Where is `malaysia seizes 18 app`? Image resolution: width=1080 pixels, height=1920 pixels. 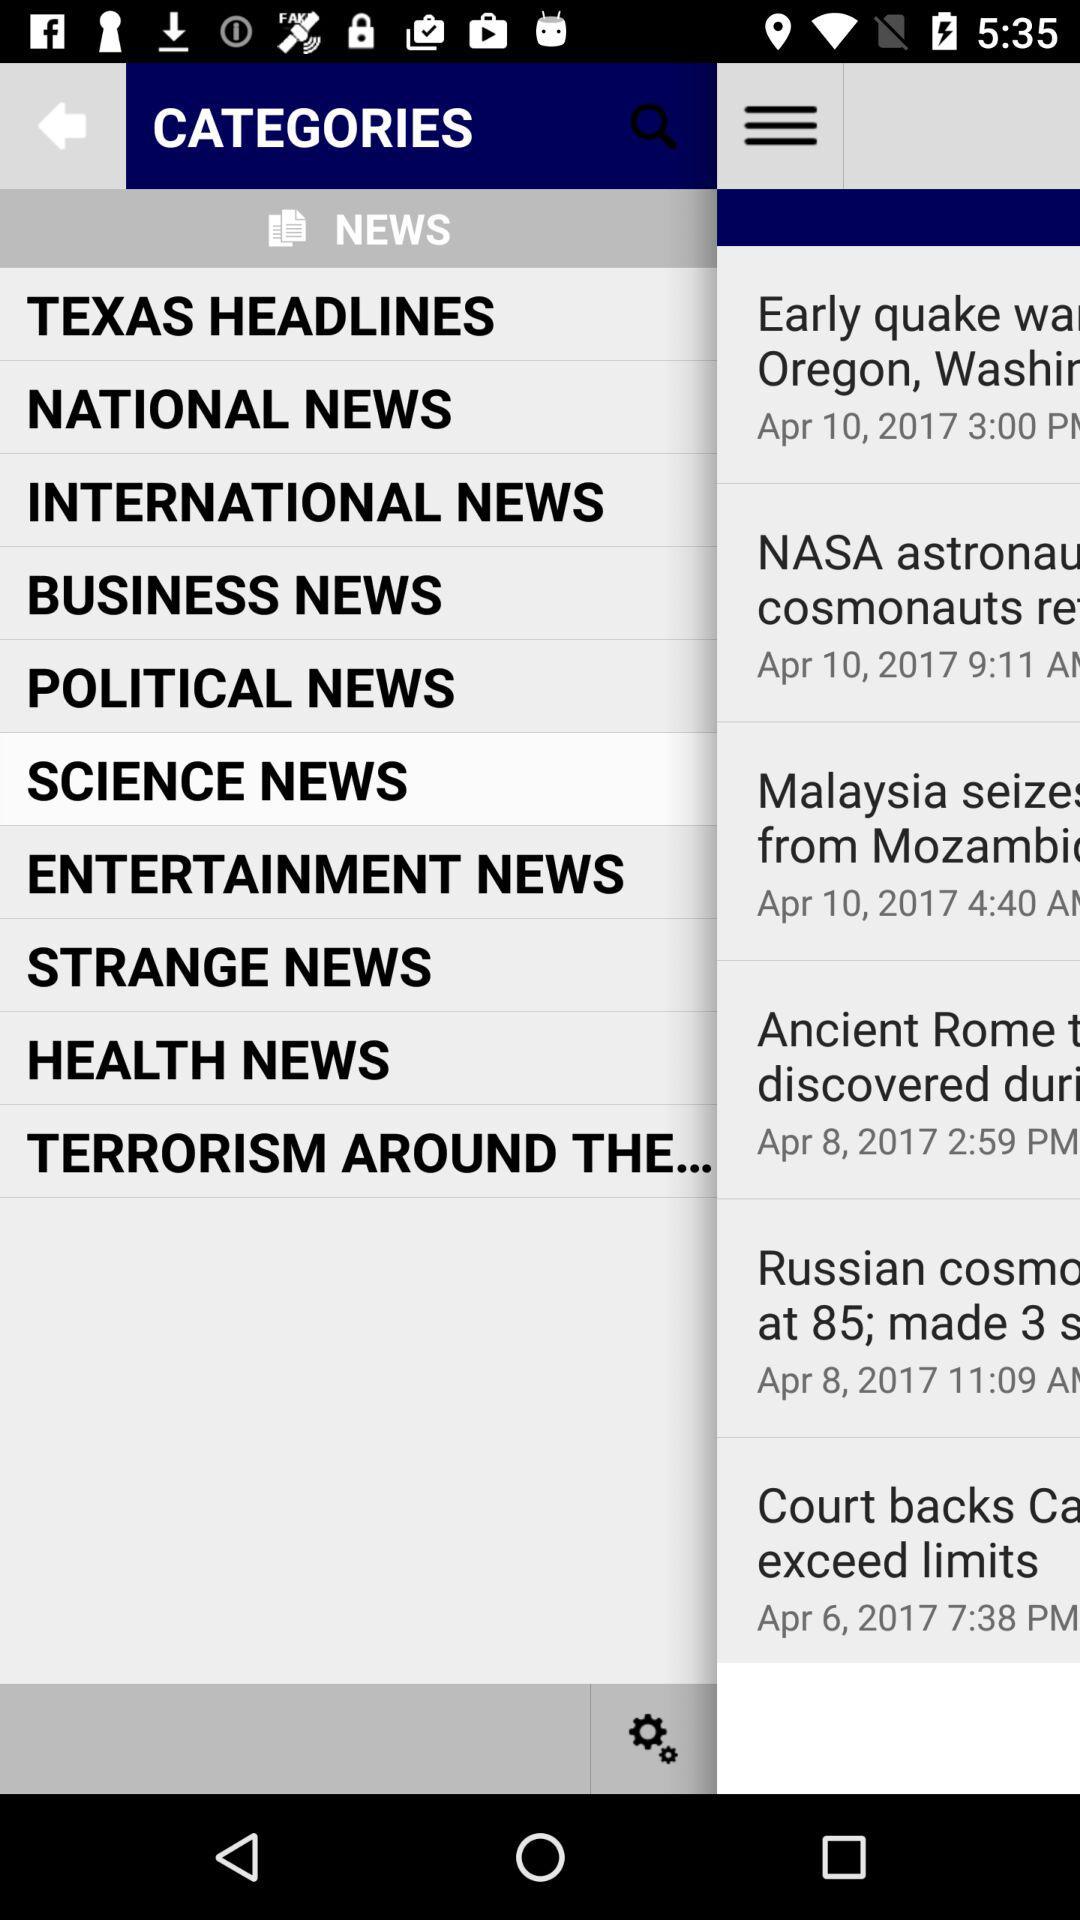
malaysia seizes 18 app is located at coordinates (918, 817).